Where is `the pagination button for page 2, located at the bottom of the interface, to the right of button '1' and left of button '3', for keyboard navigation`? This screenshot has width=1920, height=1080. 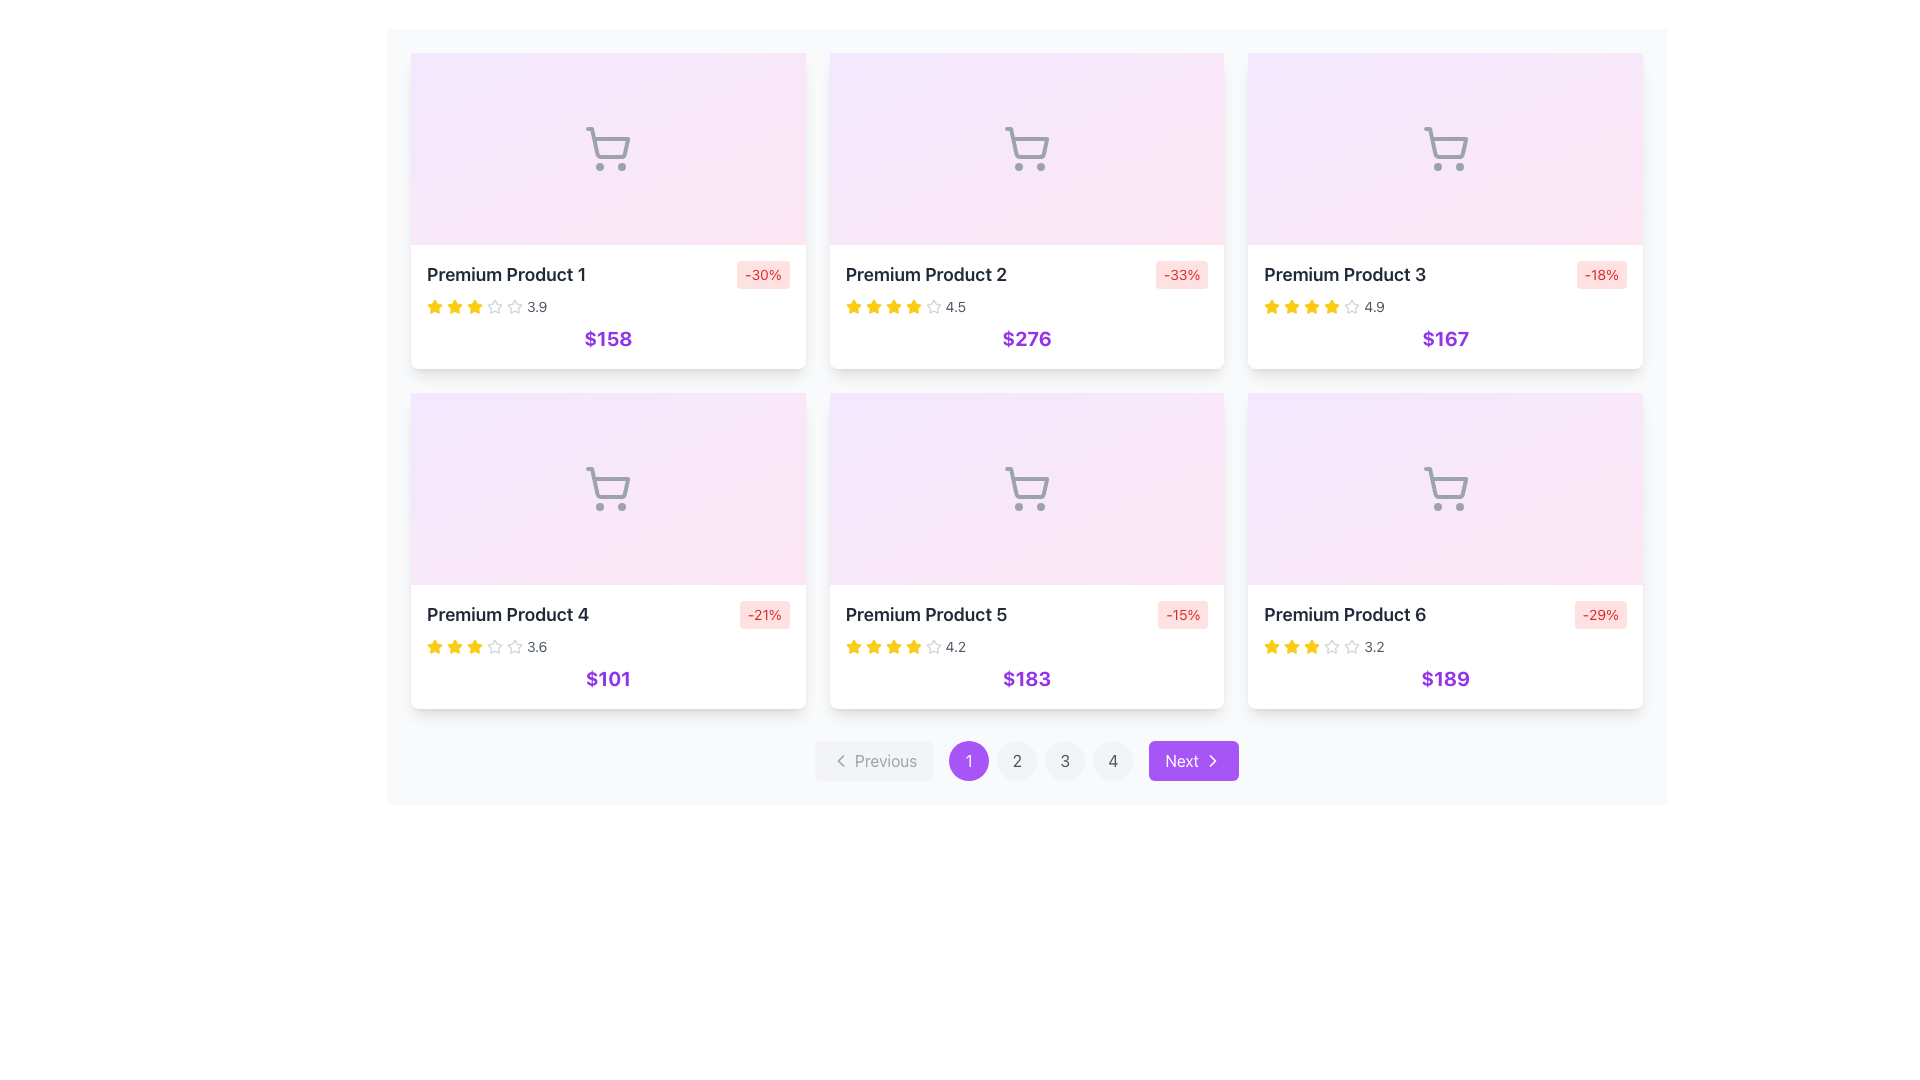
the pagination button for page 2, located at the bottom of the interface, to the right of button '1' and left of button '3', for keyboard navigation is located at coordinates (1017, 760).